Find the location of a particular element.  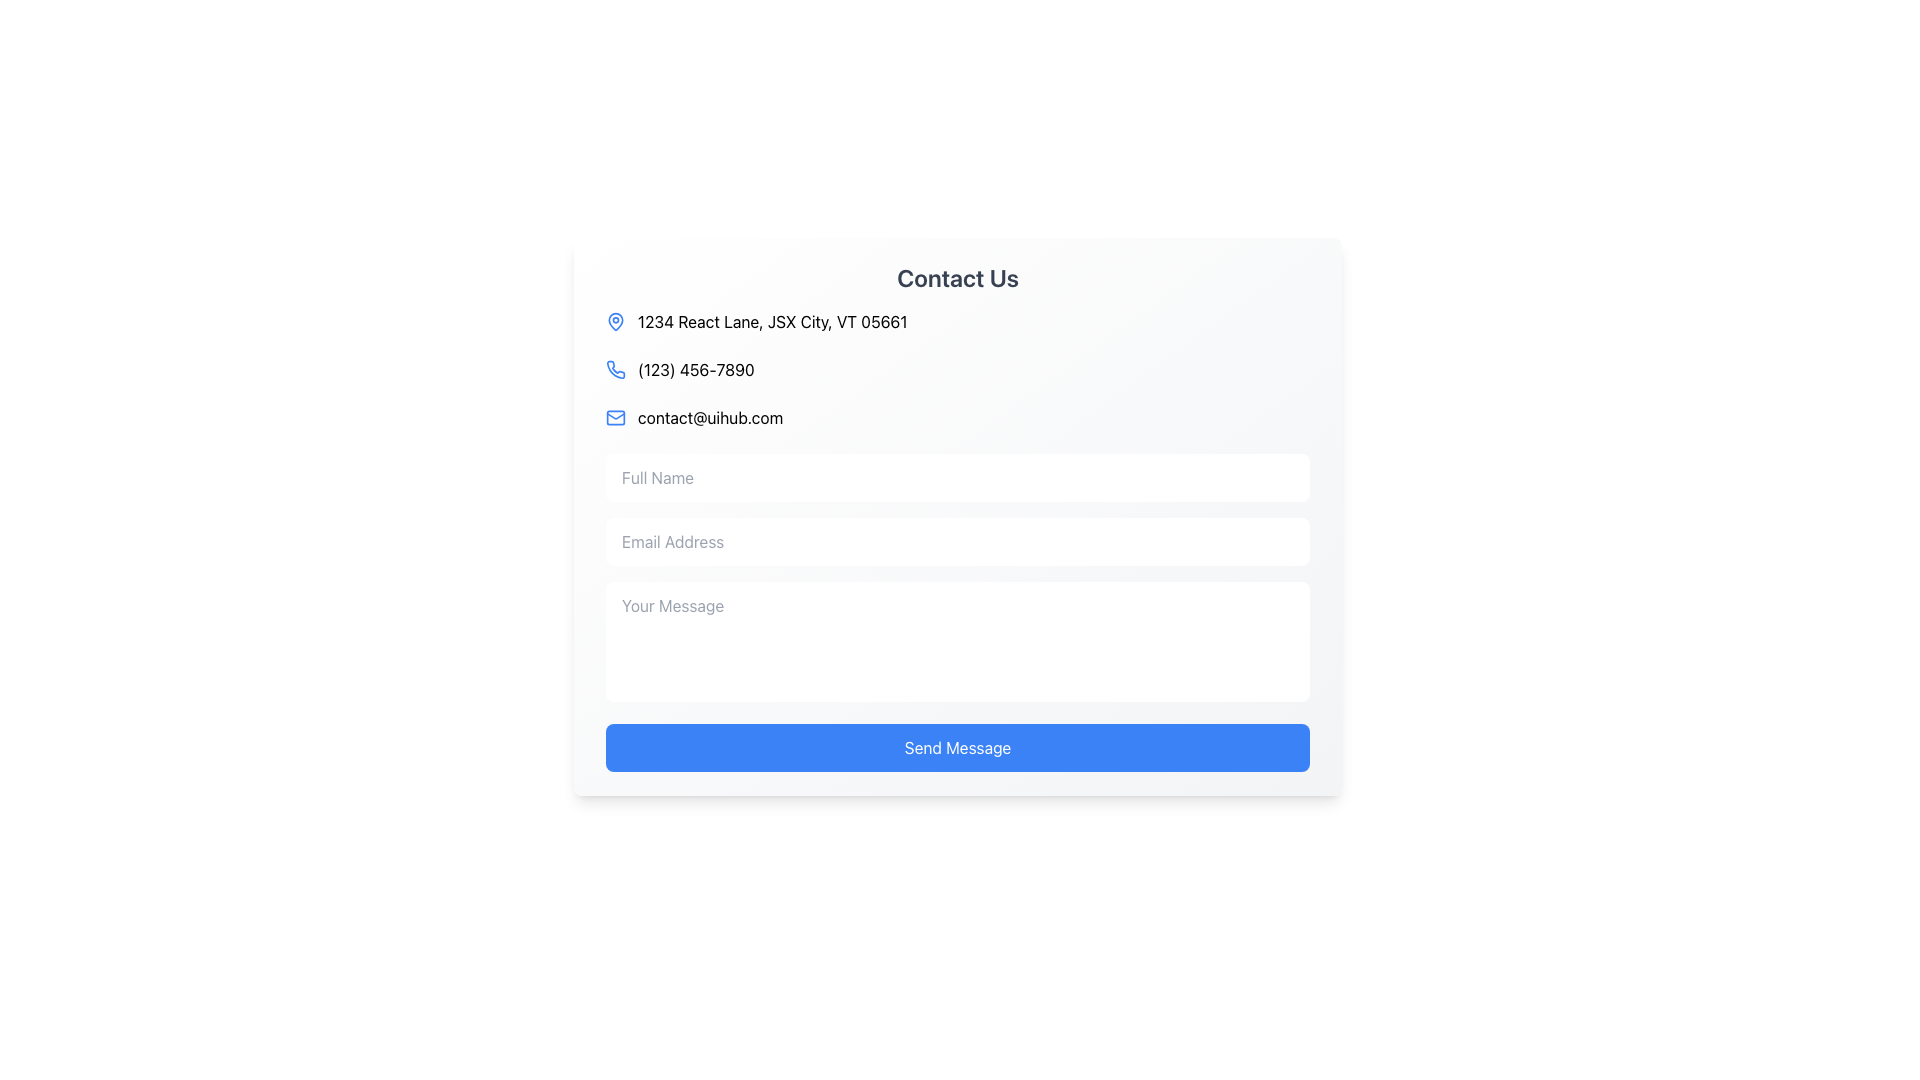

the telephone receiver icon styled as an SVG graphic, which is located beside the phone number '(123) 456-7890' in the second row of the contact information list is located at coordinates (615, 370).